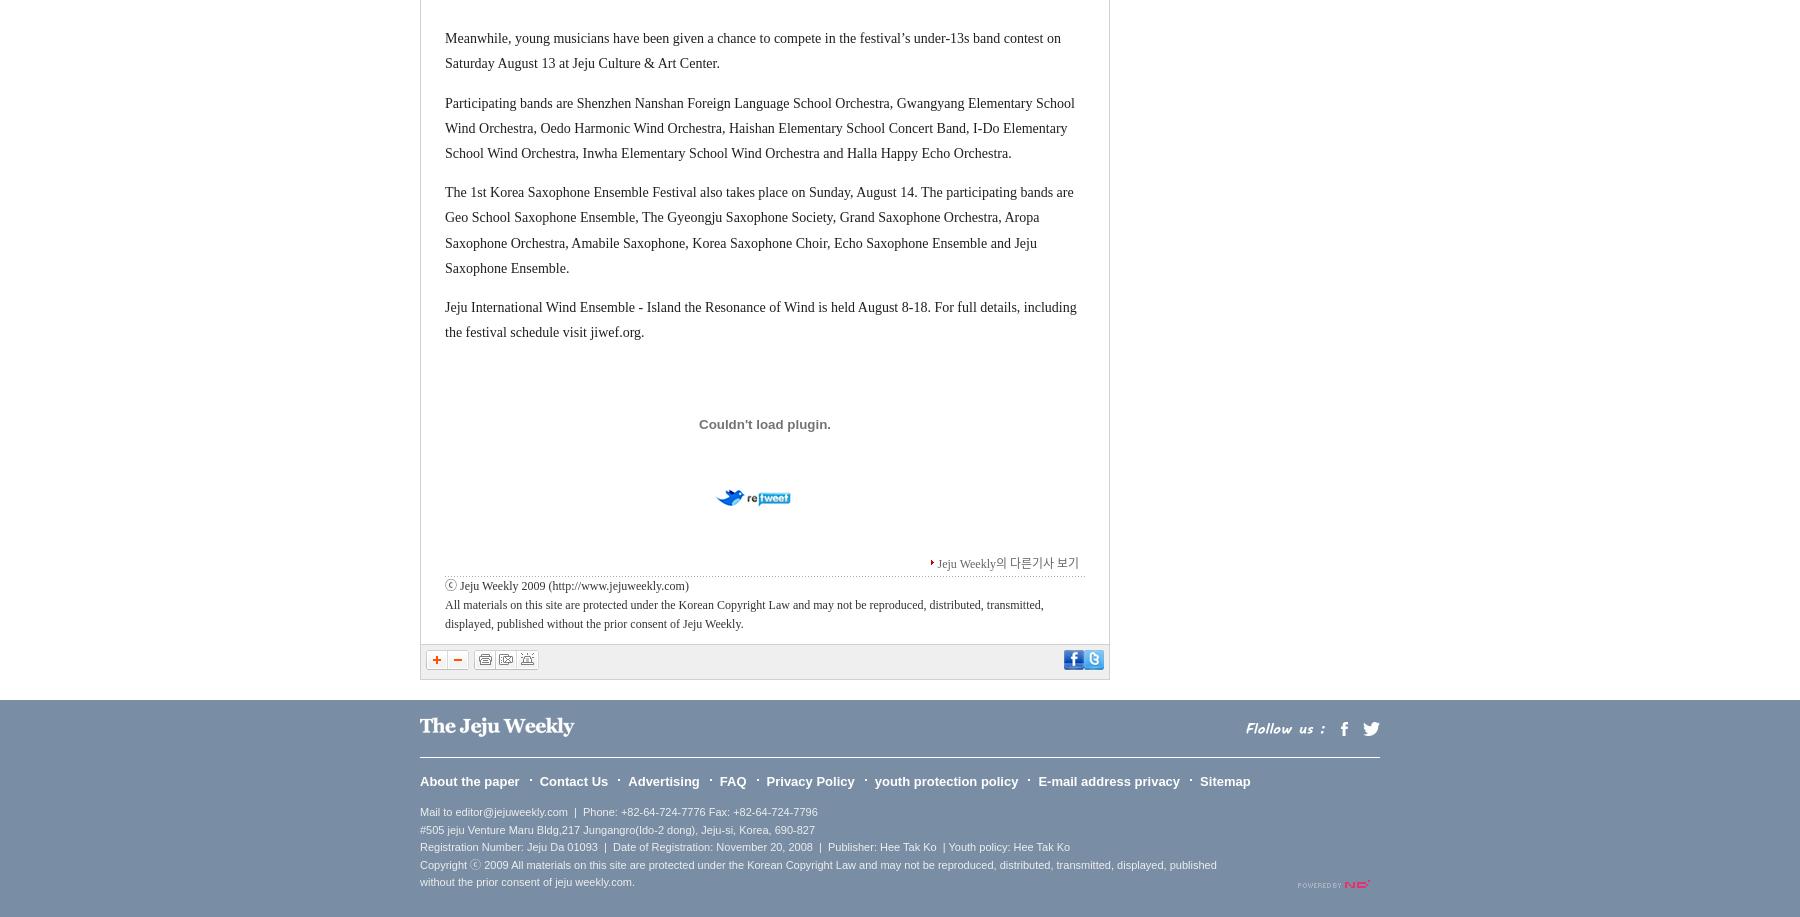  Describe the element at coordinates (419, 779) in the screenshot. I see `'About the paper'` at that location.